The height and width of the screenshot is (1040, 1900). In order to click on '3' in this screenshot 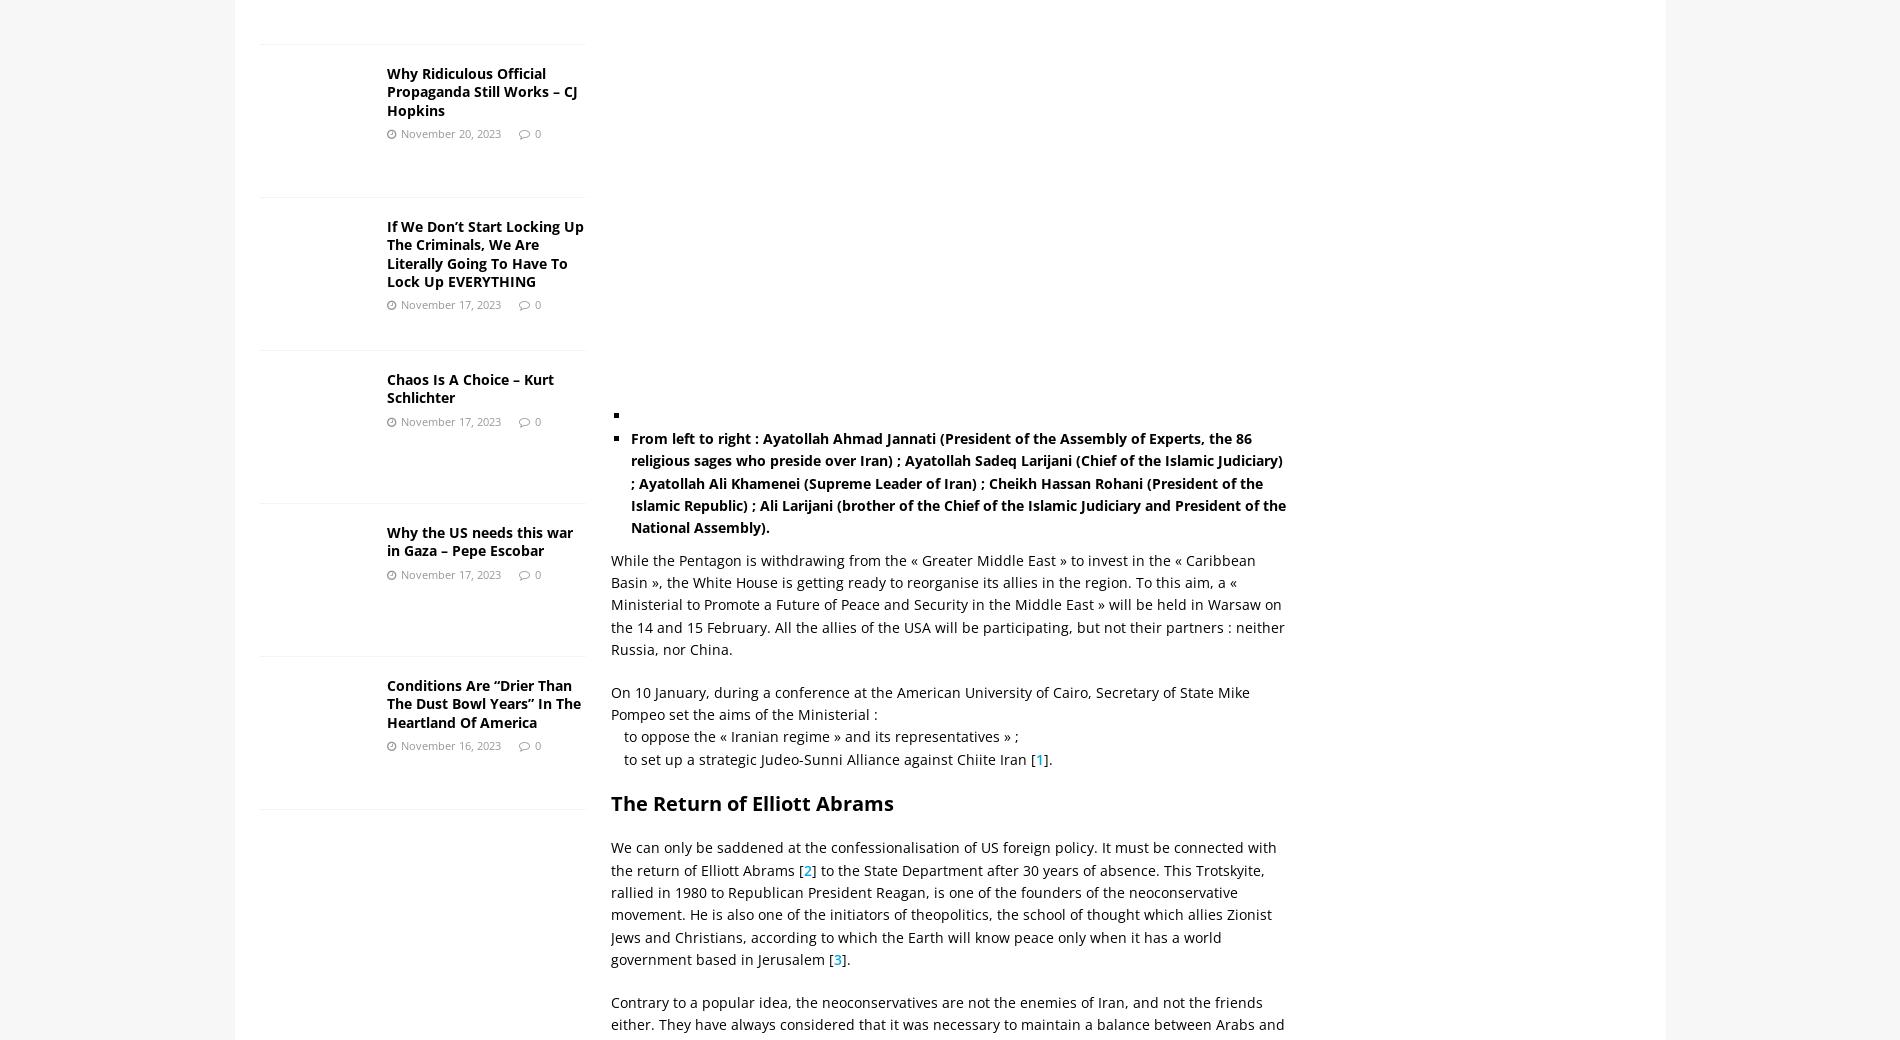, I will do `click(837, 959)`.